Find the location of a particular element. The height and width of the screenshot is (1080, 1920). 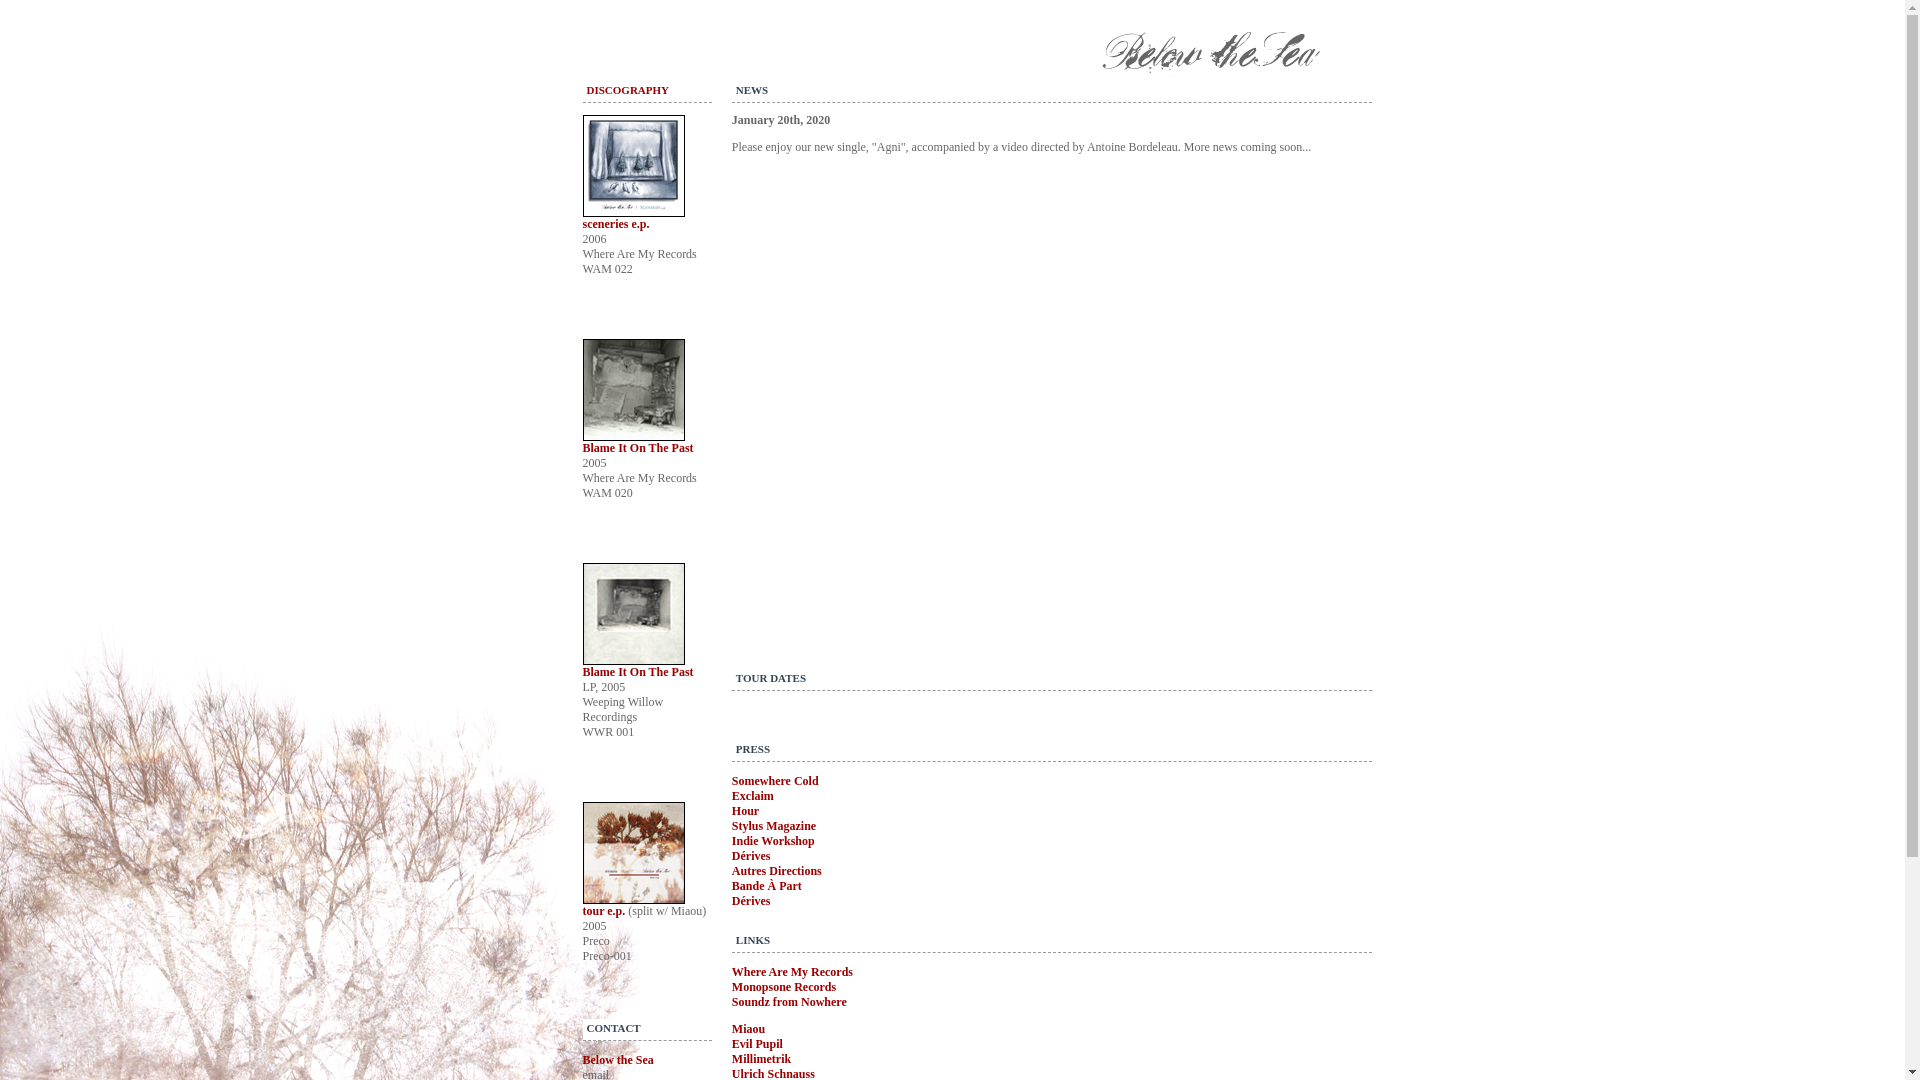

'DISCOGRAPHY' is located at coordinates (584, 88).